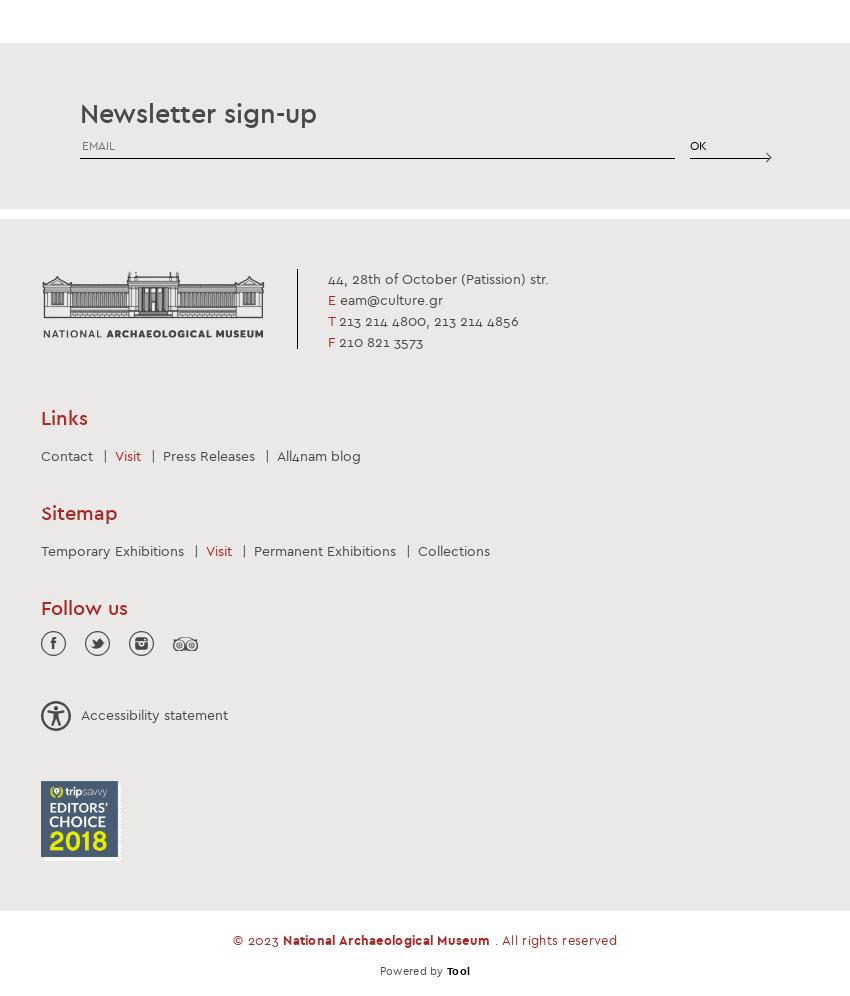 Image resolution: width=850 pixels, height=996 pixels. I want to click on 'Permanent Exhibitions', so click(325, 548).